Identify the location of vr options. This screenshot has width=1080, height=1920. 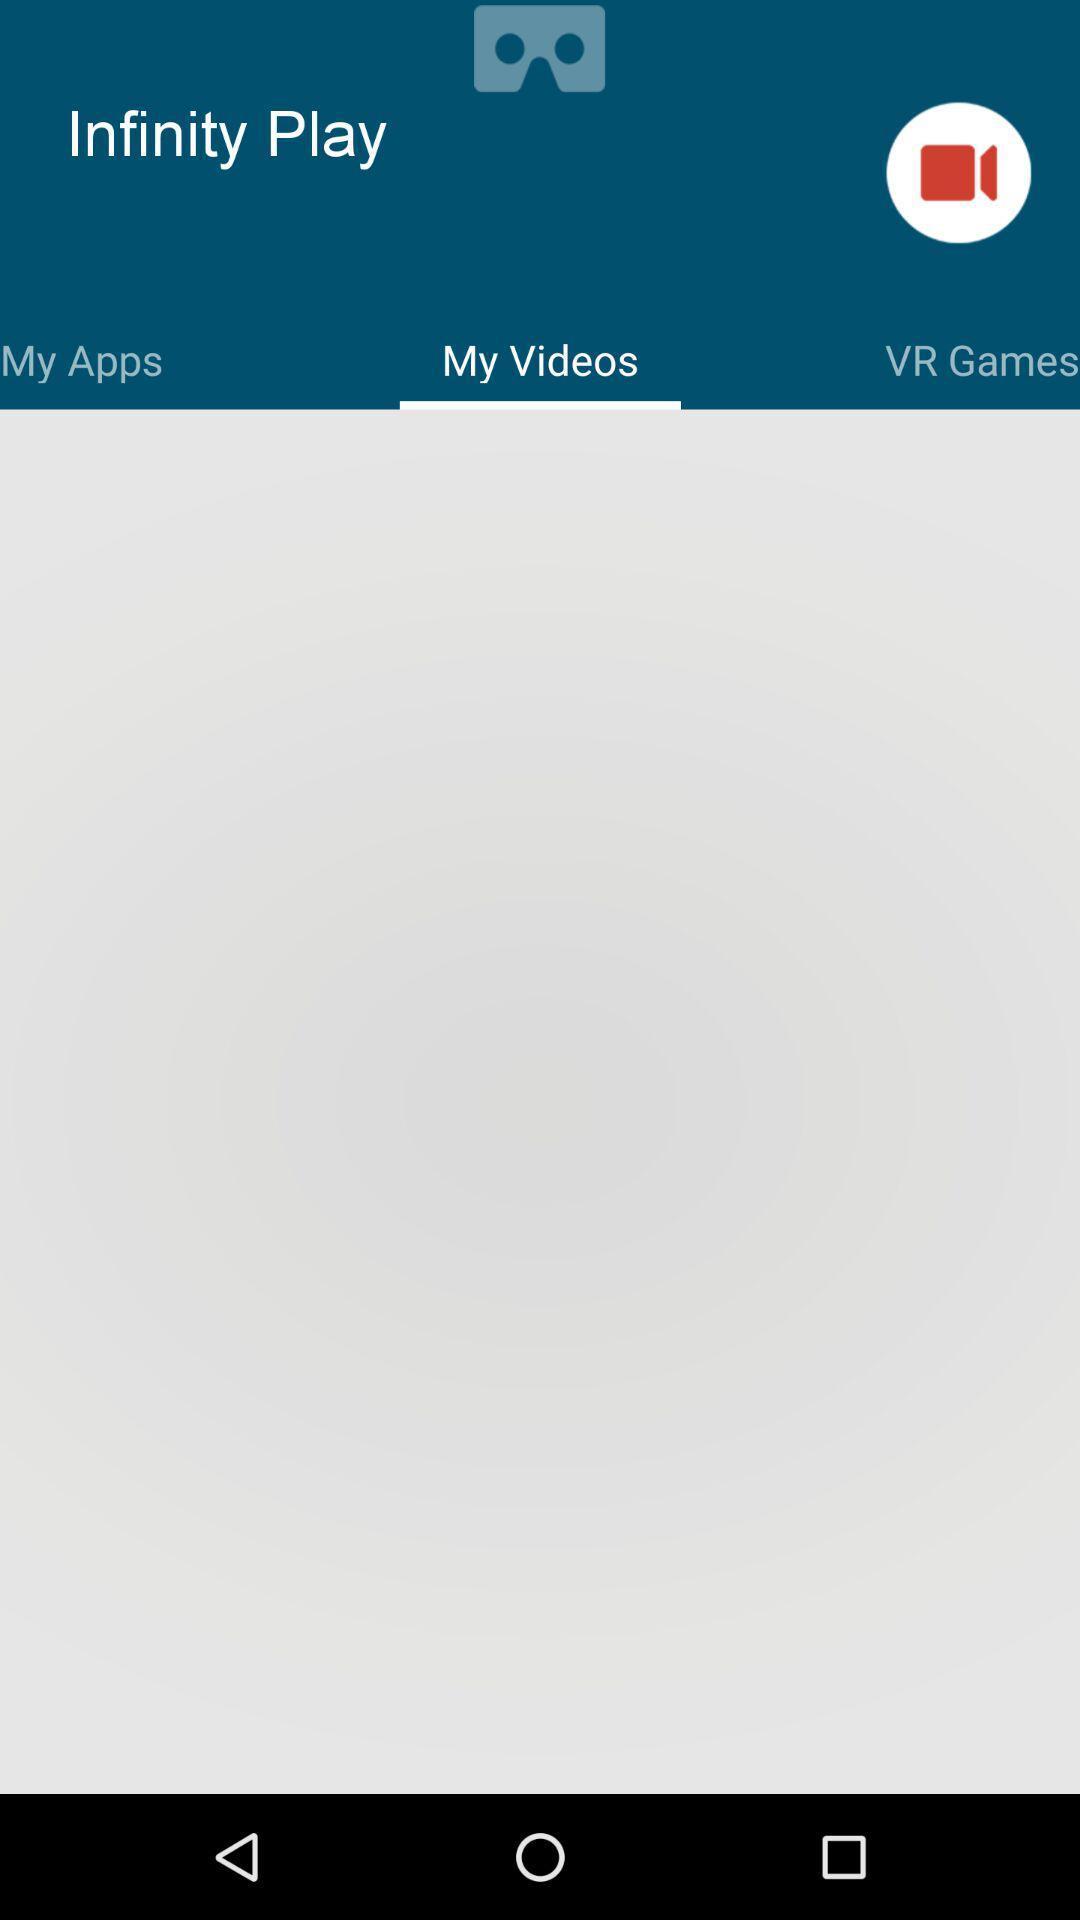
(538, 46).